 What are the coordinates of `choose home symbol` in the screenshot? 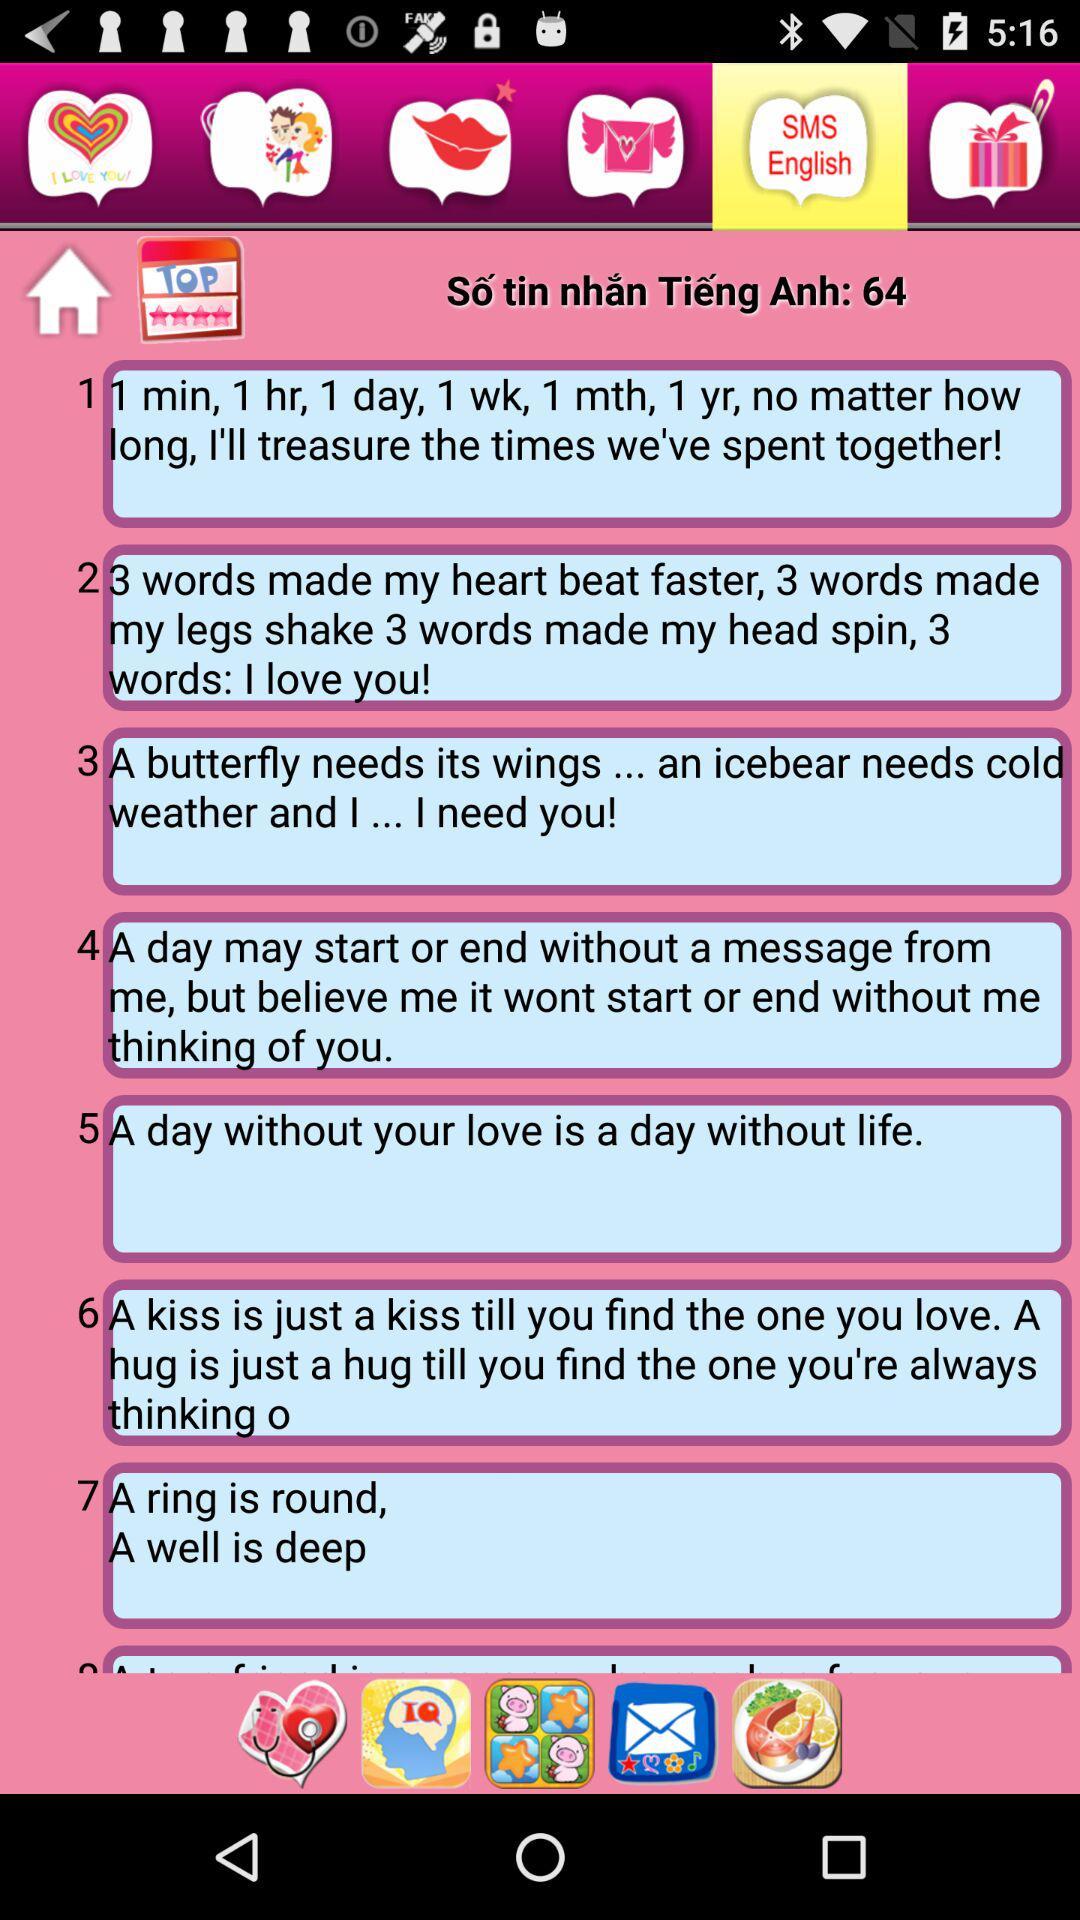 It's located at (67, 290).